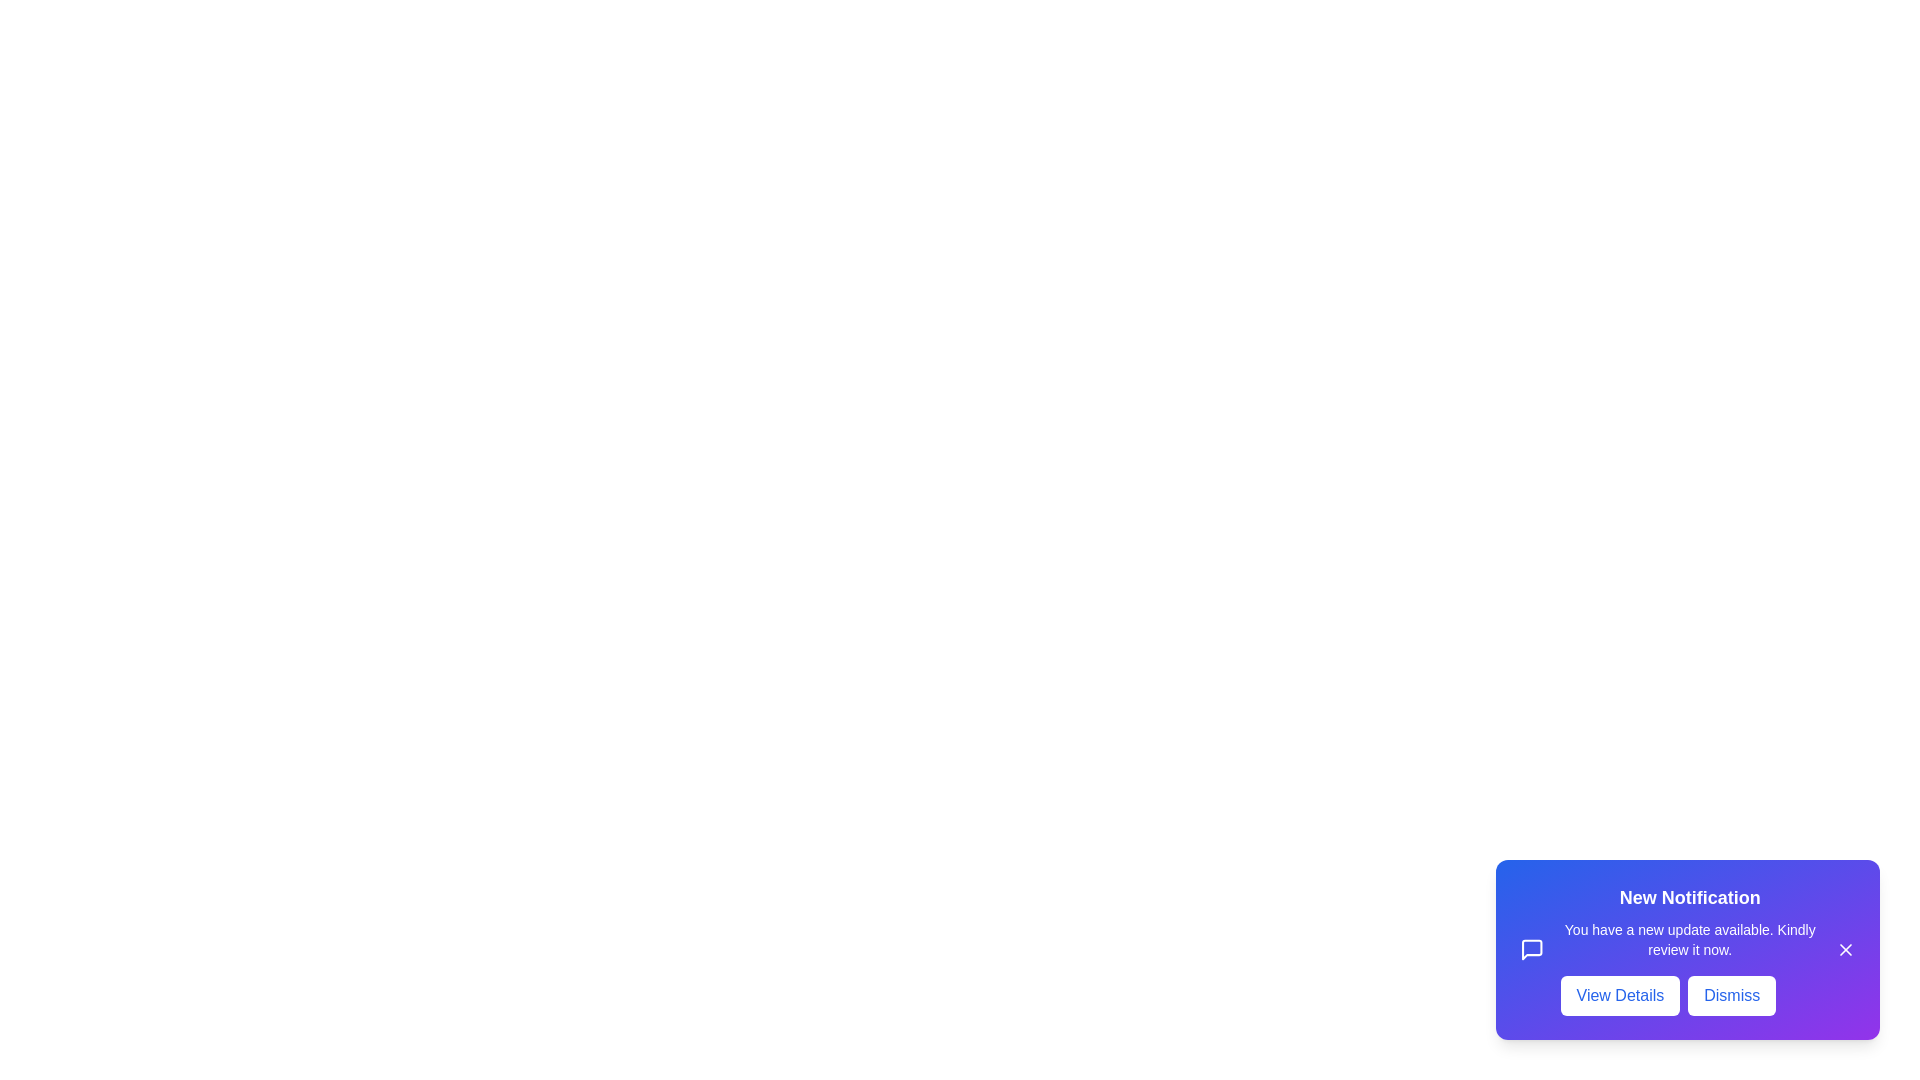 The width and height of the screenshot is (1920, 1080). Describe the element at coordinates (1845, 948) in the screenshot. I see `close 'X' button on the StyledSnackbar component` at that location.